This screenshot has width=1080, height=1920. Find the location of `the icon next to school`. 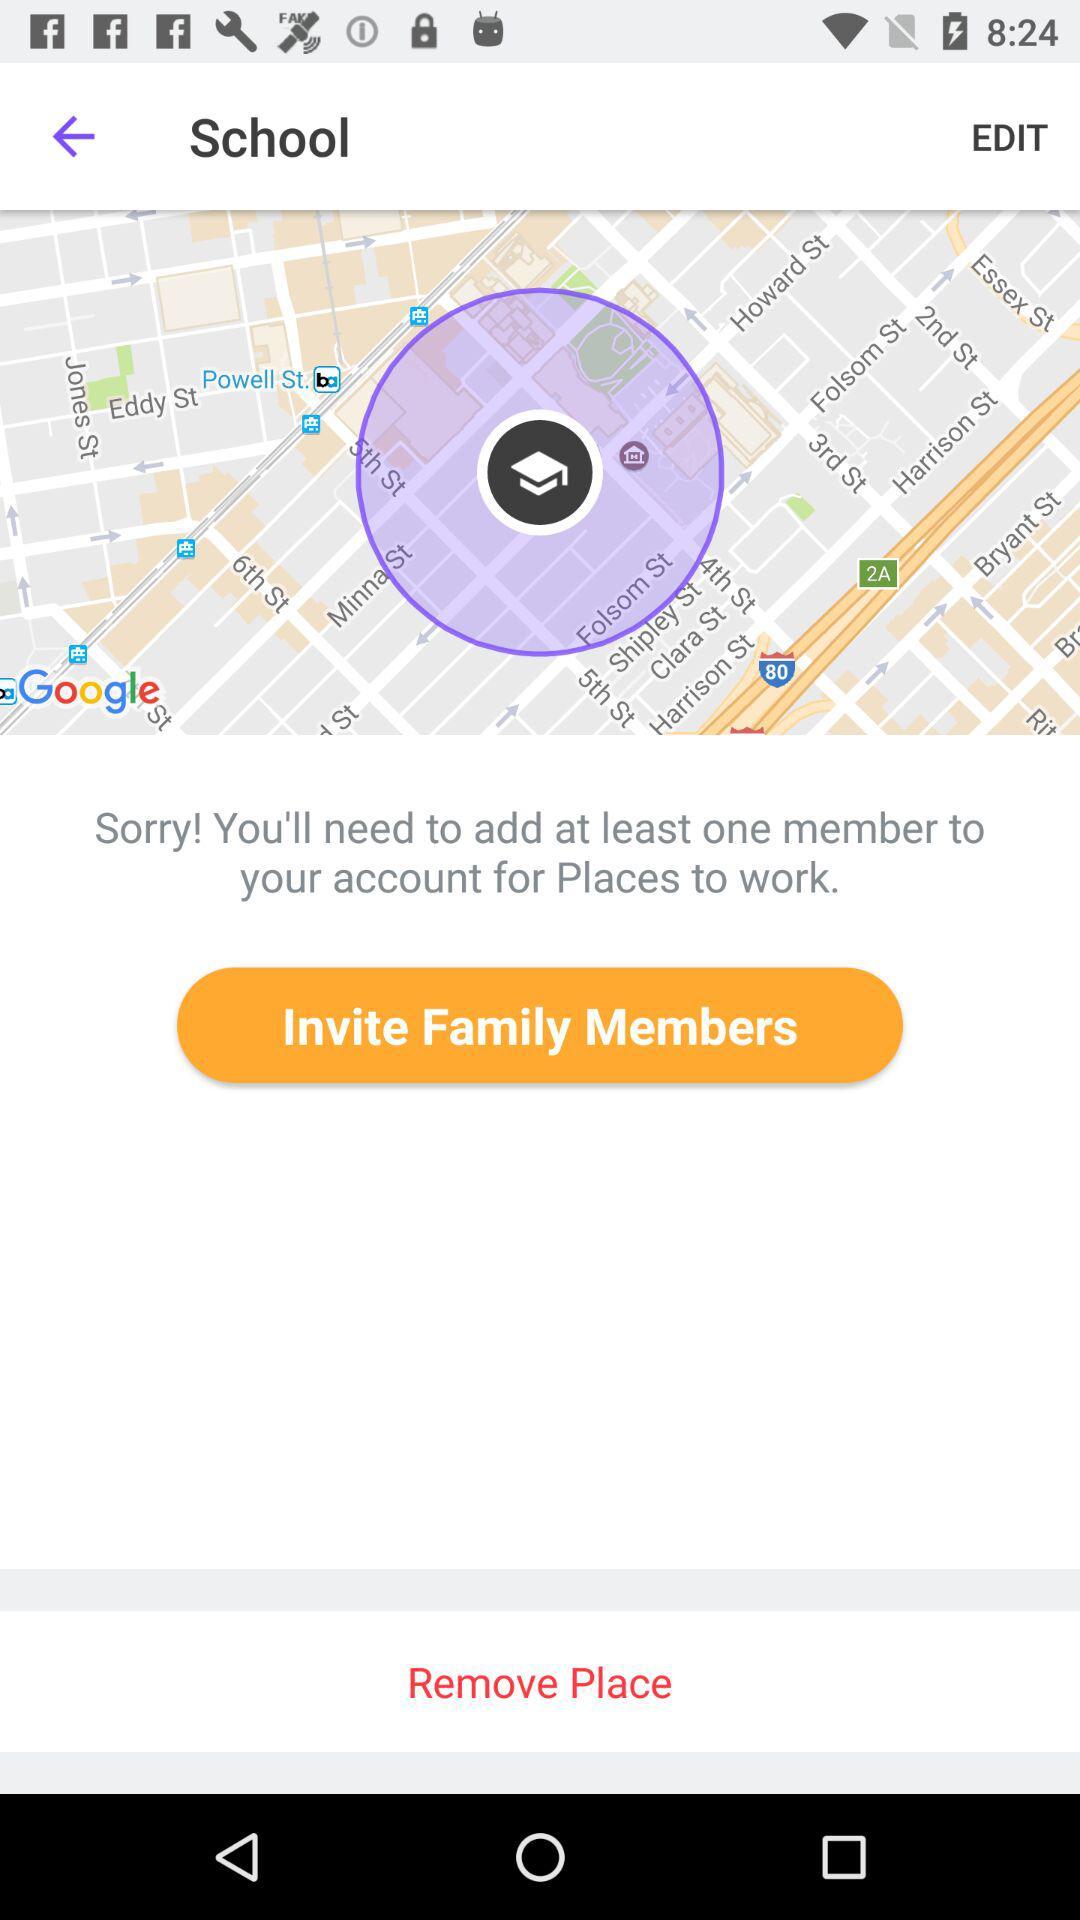

the icon next to school is located at coordinates (72, 135).